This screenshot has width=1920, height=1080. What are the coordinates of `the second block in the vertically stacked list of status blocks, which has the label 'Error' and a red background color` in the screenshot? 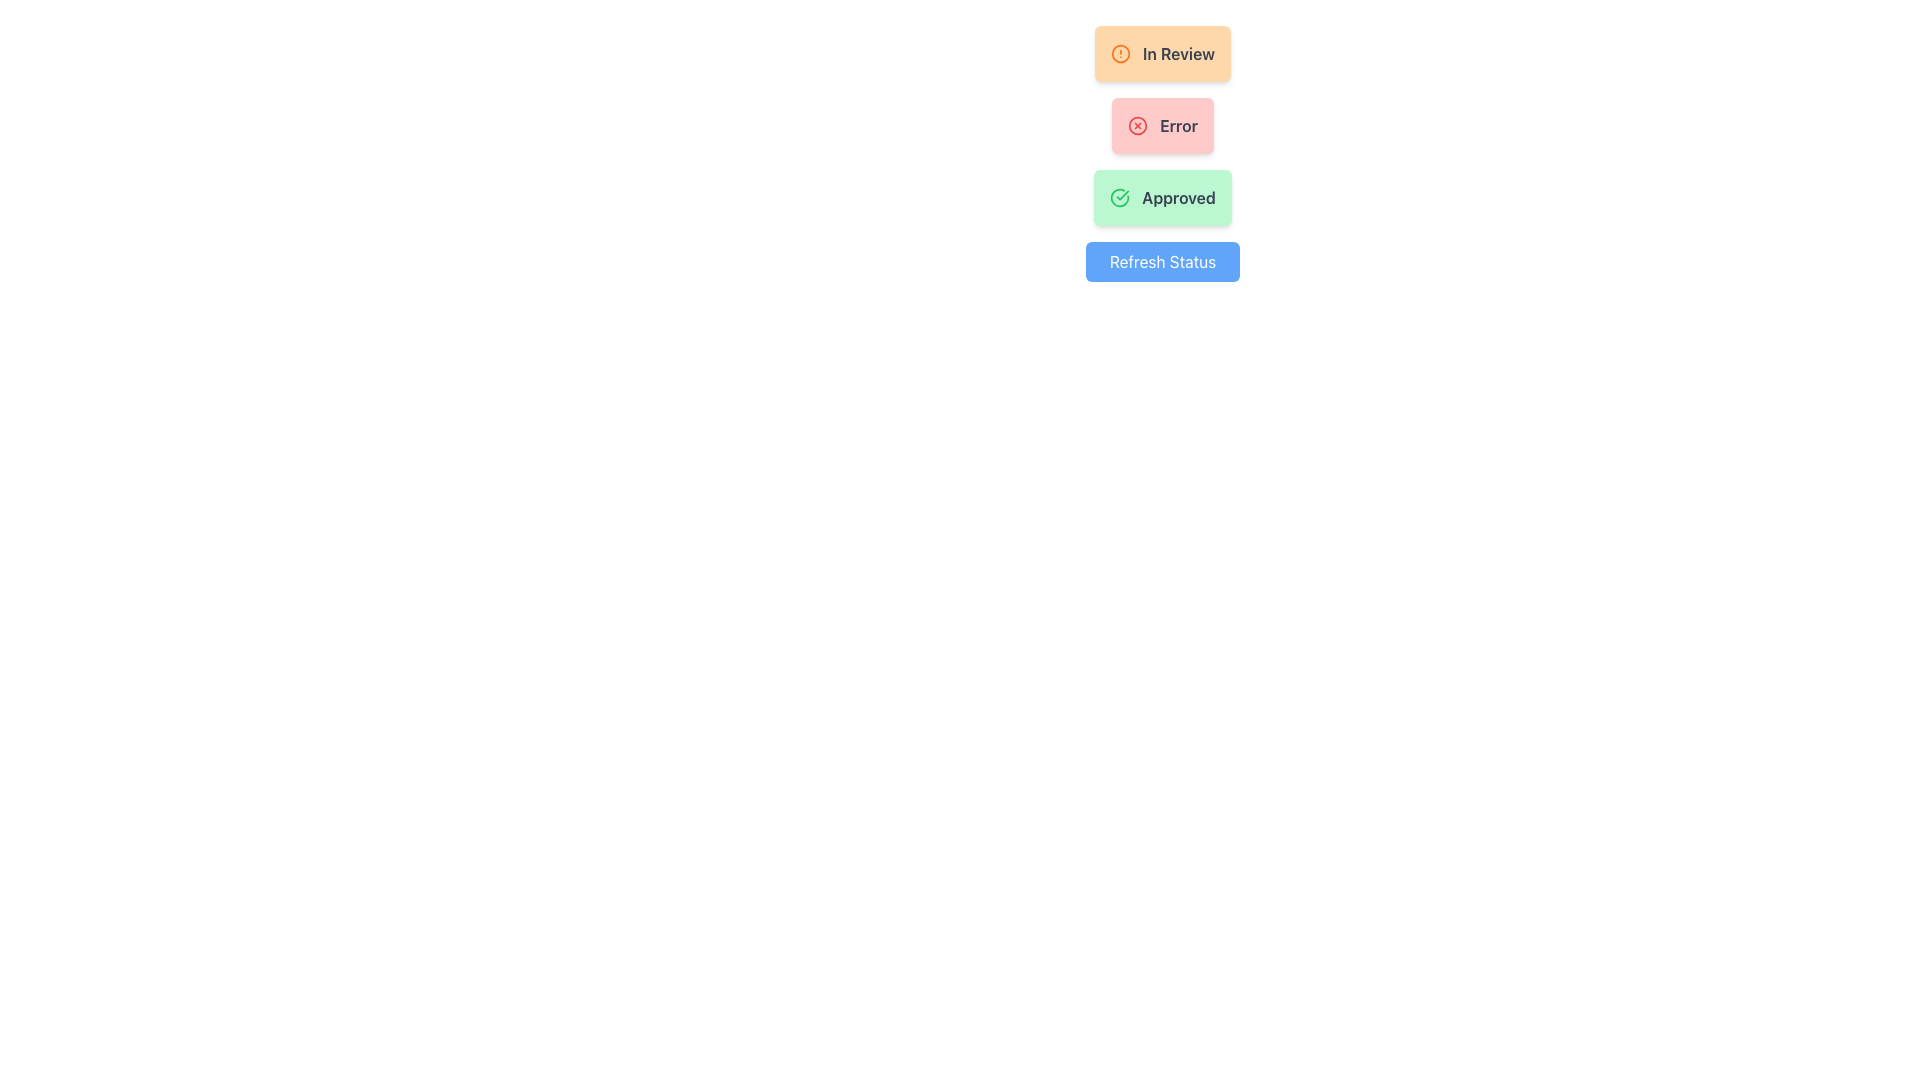 It's located at (1162, 153).